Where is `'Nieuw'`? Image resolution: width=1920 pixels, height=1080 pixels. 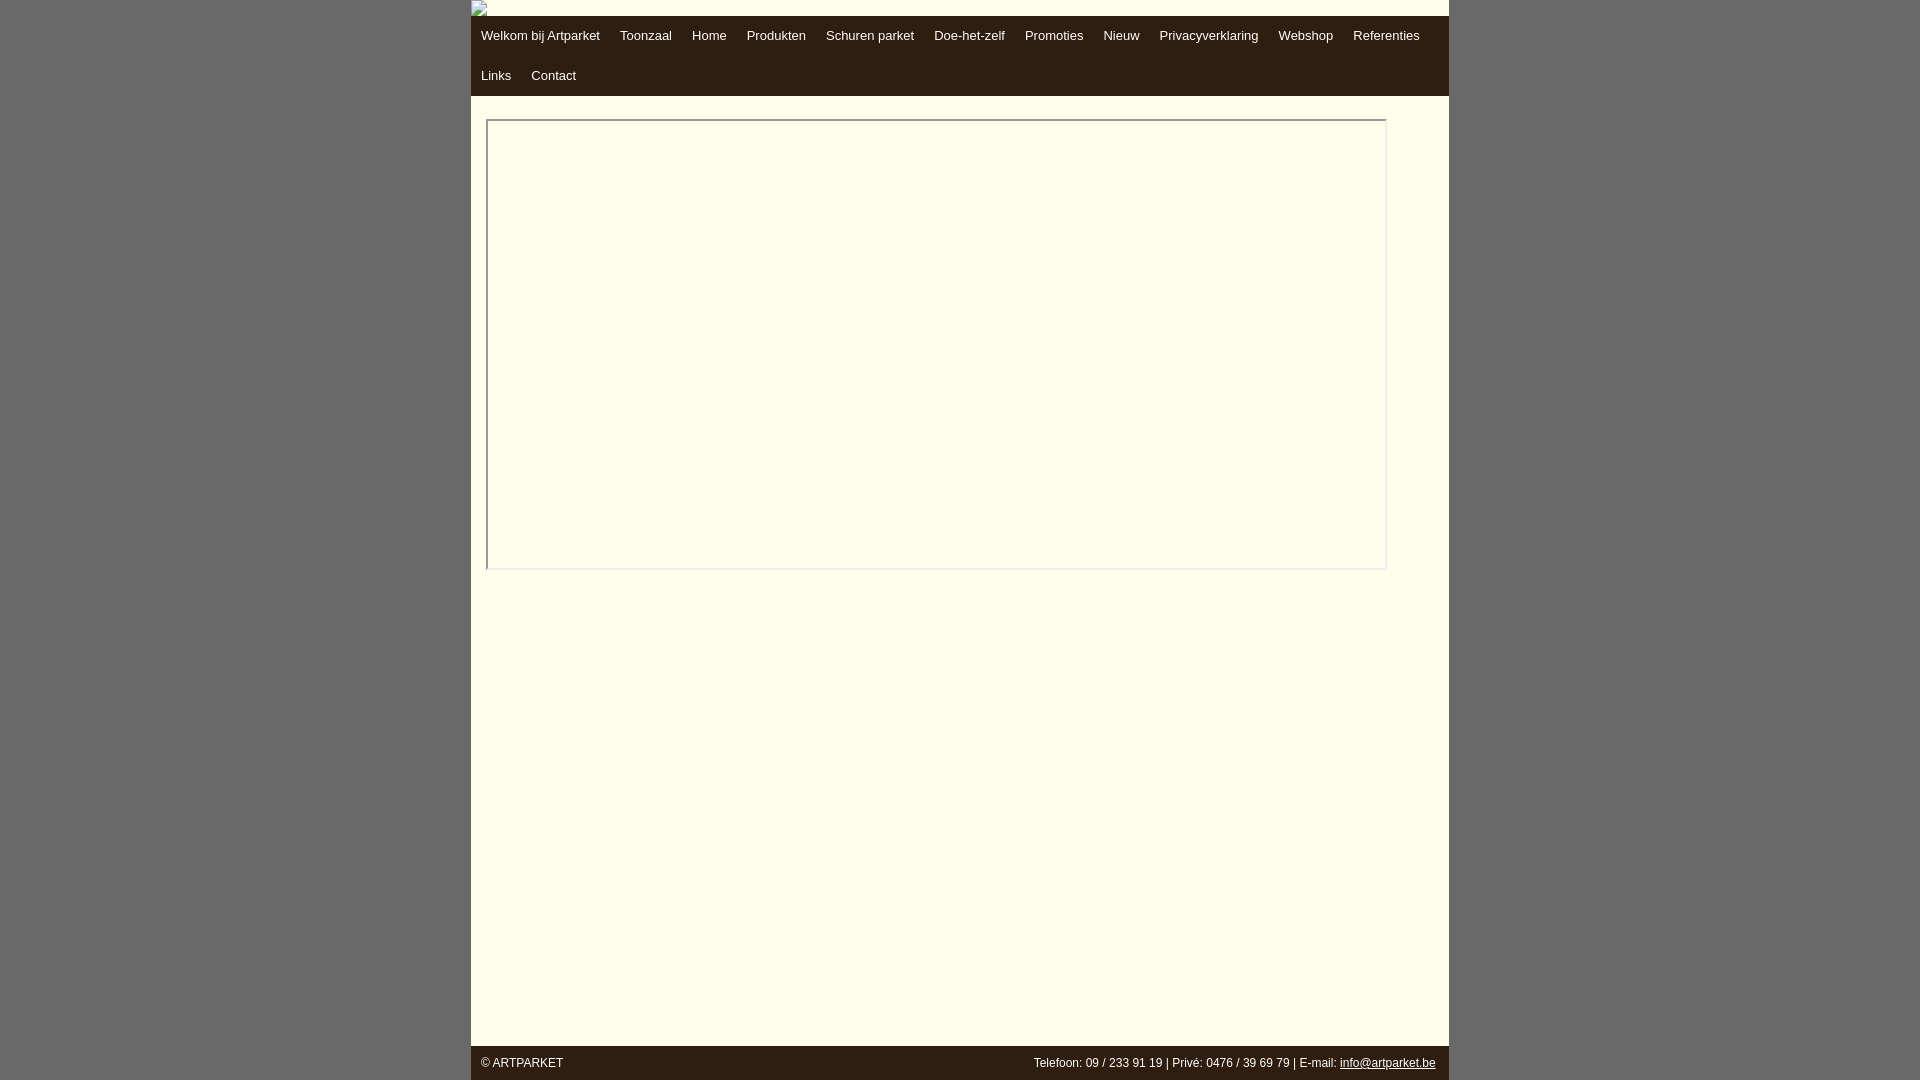 'Nieuw' is located at coordinates (1121, 35).